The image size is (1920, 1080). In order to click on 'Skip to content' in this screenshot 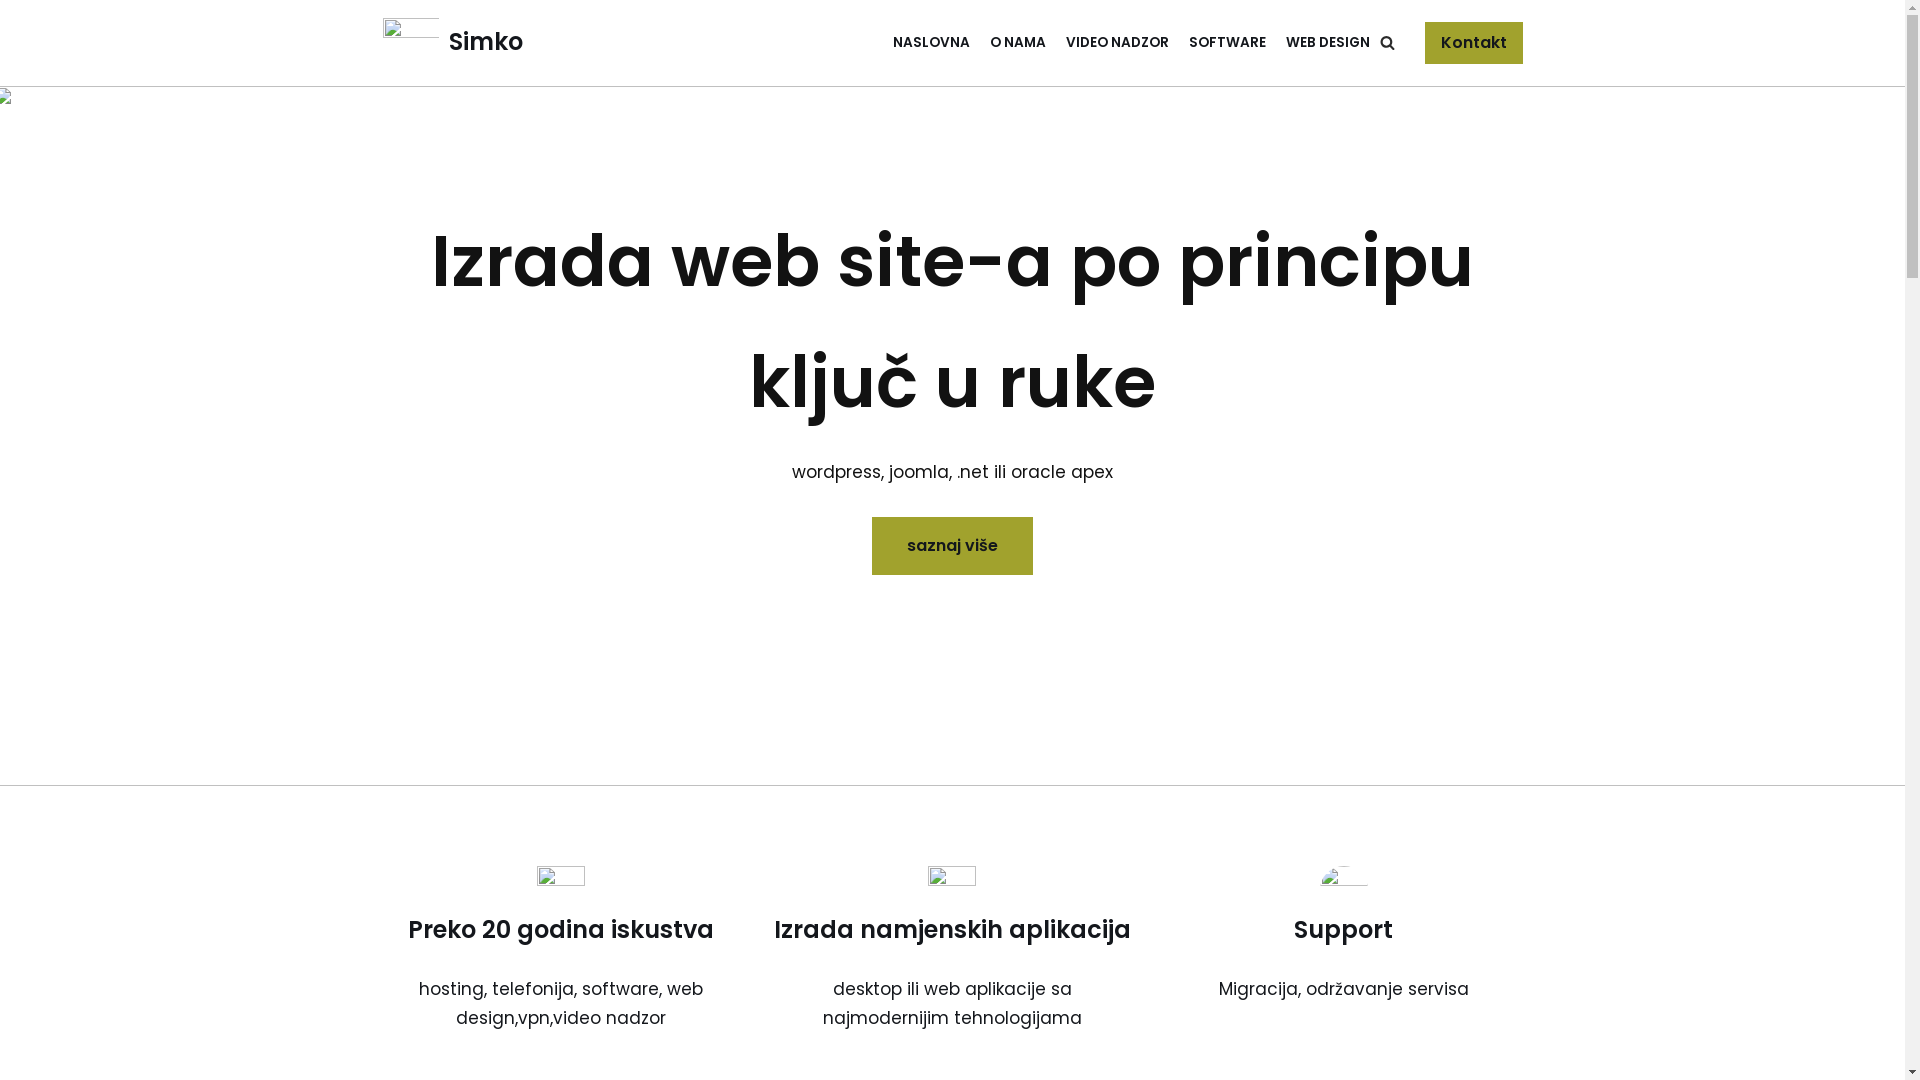, I will do `click(14, 42)`.